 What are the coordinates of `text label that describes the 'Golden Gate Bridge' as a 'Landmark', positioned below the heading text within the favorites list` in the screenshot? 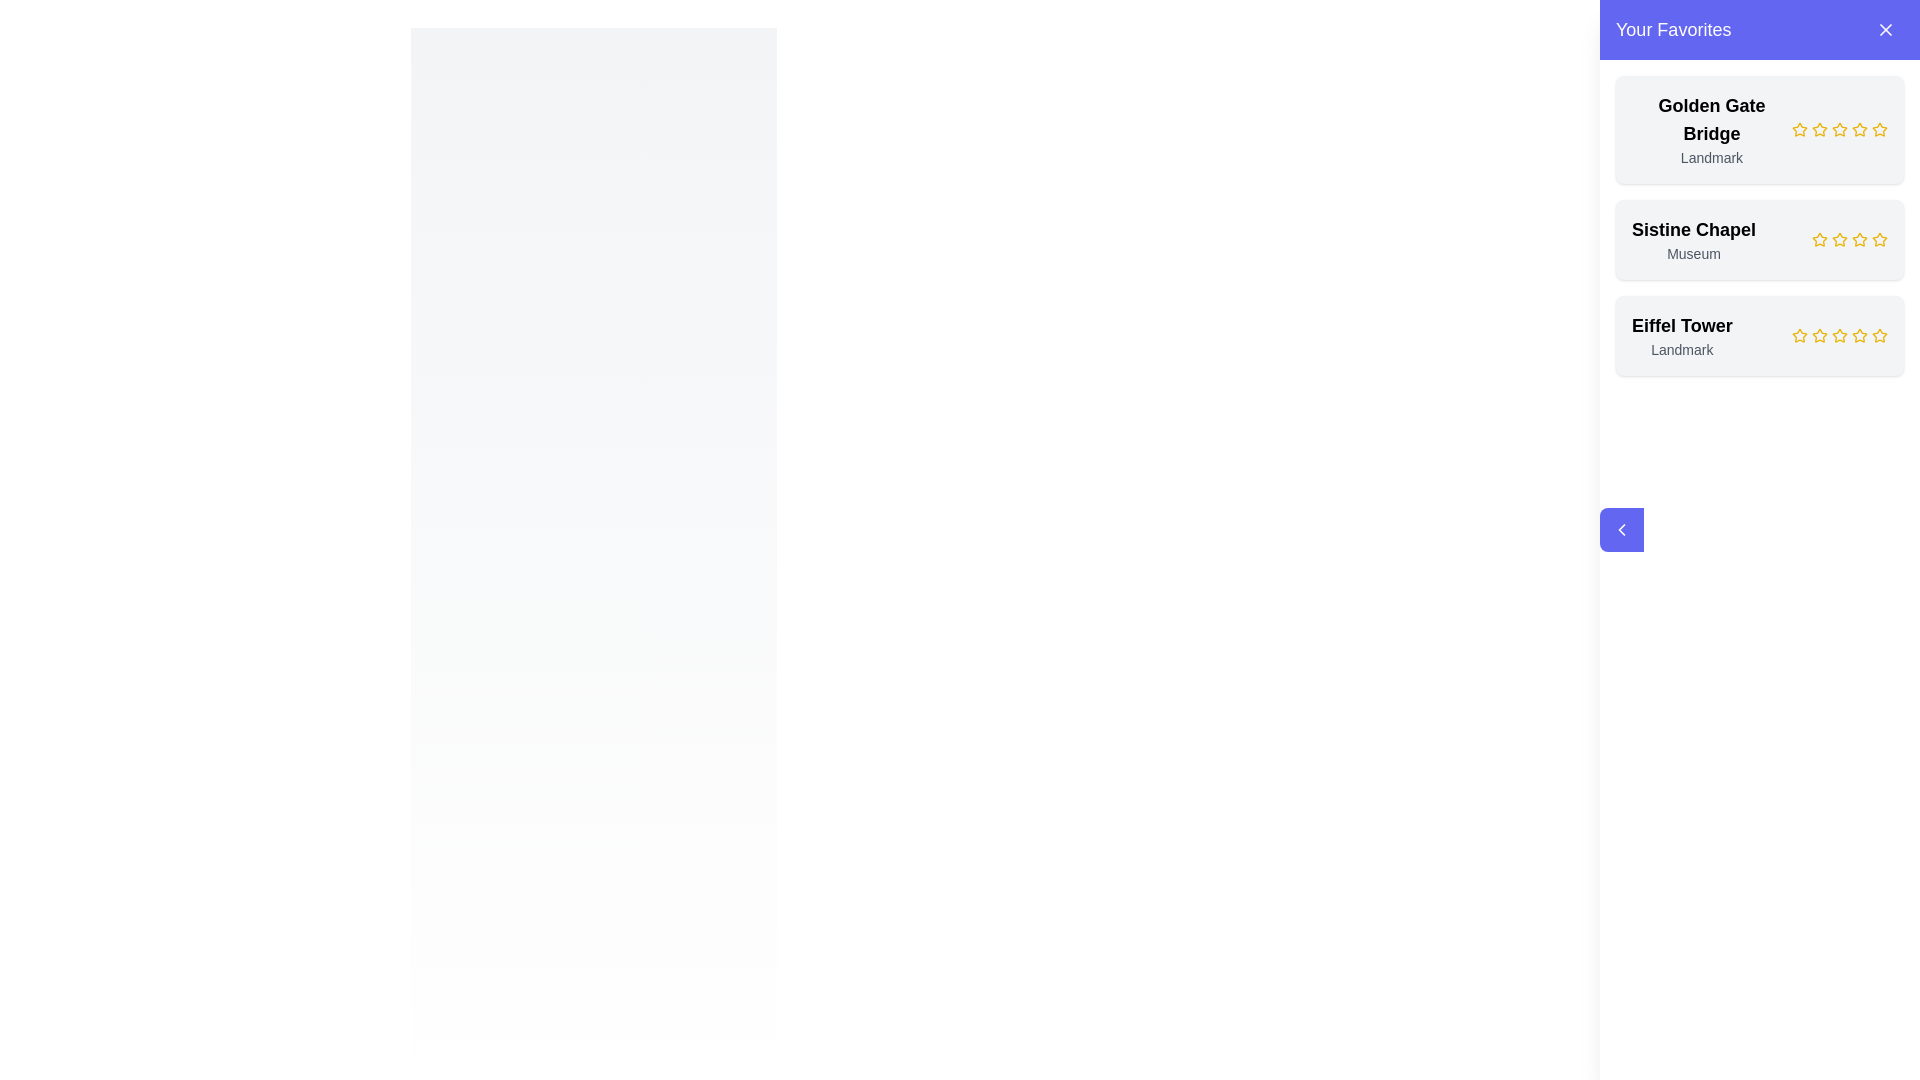 It's located at (1711, 157).